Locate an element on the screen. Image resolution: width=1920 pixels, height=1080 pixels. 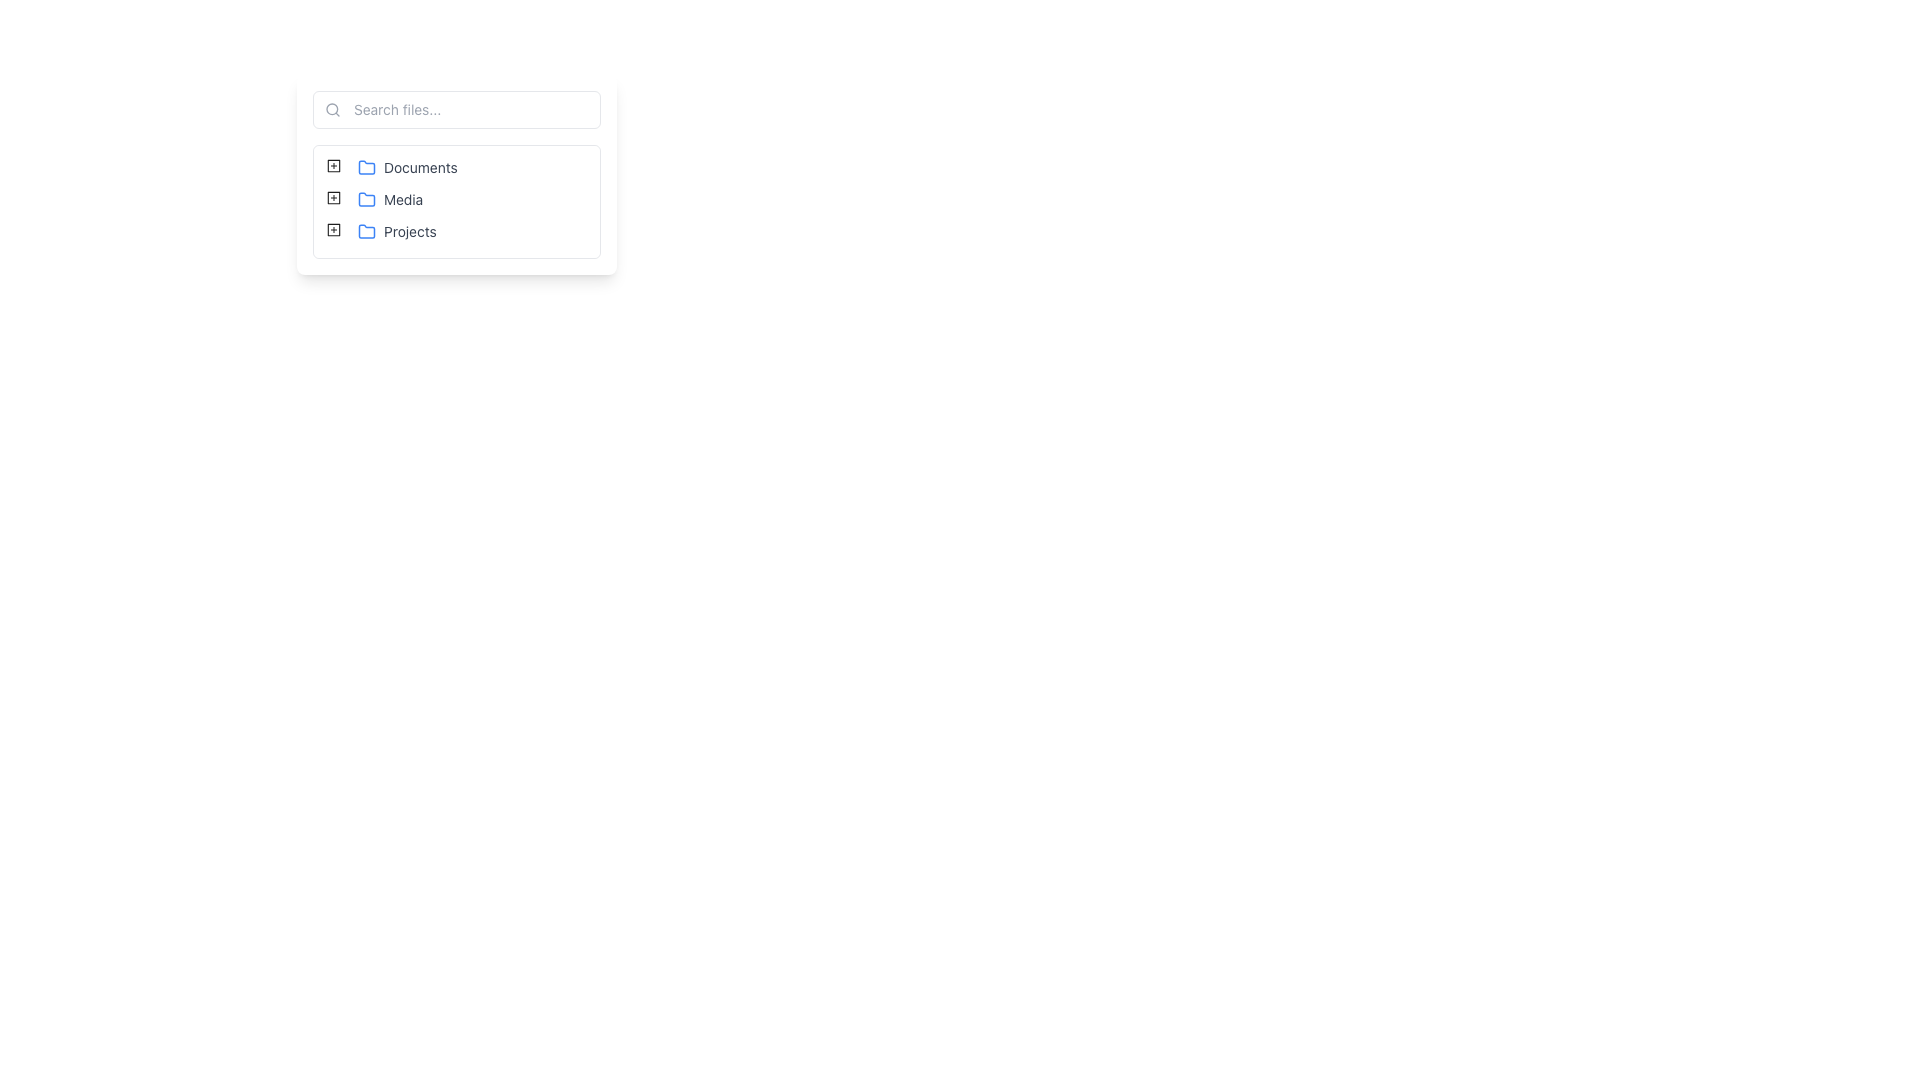
the 'Documents' folder item in the file management tree is located at coordinates (393, 167).